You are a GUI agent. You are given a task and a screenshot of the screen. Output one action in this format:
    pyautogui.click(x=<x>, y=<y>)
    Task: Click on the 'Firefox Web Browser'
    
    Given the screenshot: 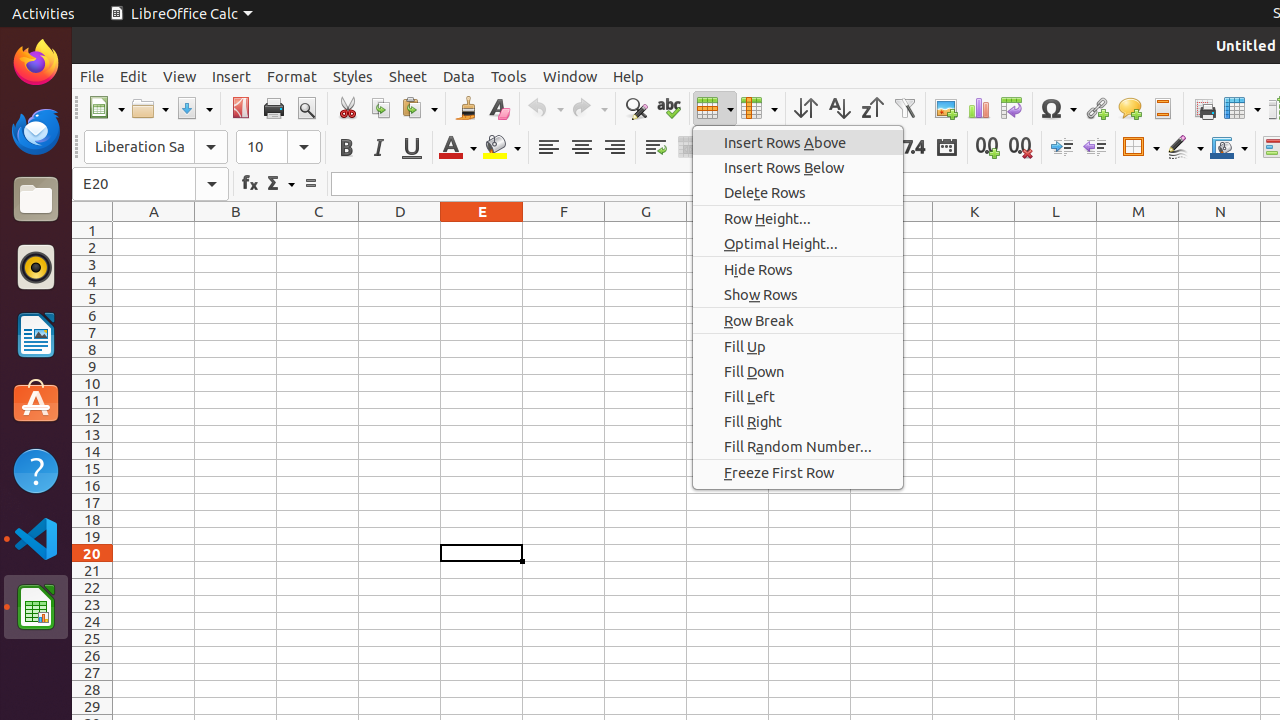 What is the action you would take?
    pyautogui.click(x=35, y=61)
    